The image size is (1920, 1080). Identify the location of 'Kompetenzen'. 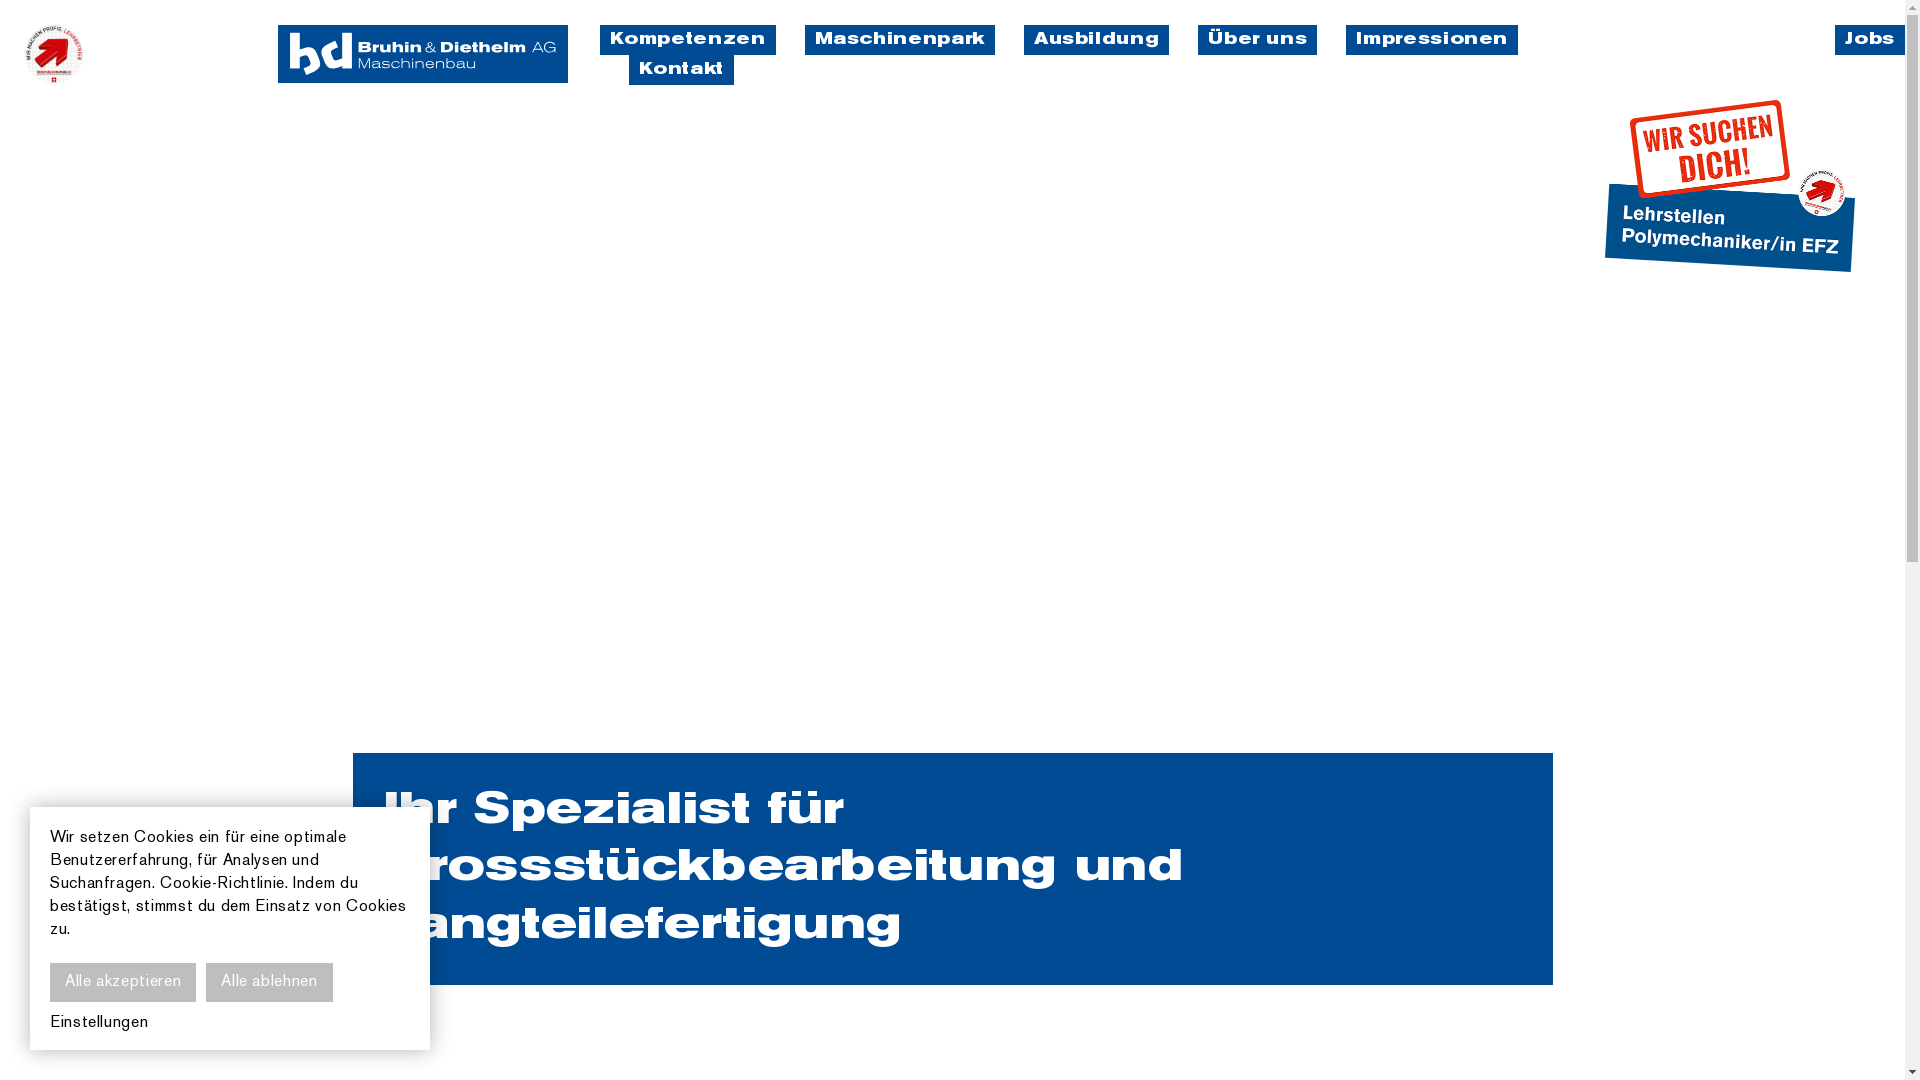
(599, 39).